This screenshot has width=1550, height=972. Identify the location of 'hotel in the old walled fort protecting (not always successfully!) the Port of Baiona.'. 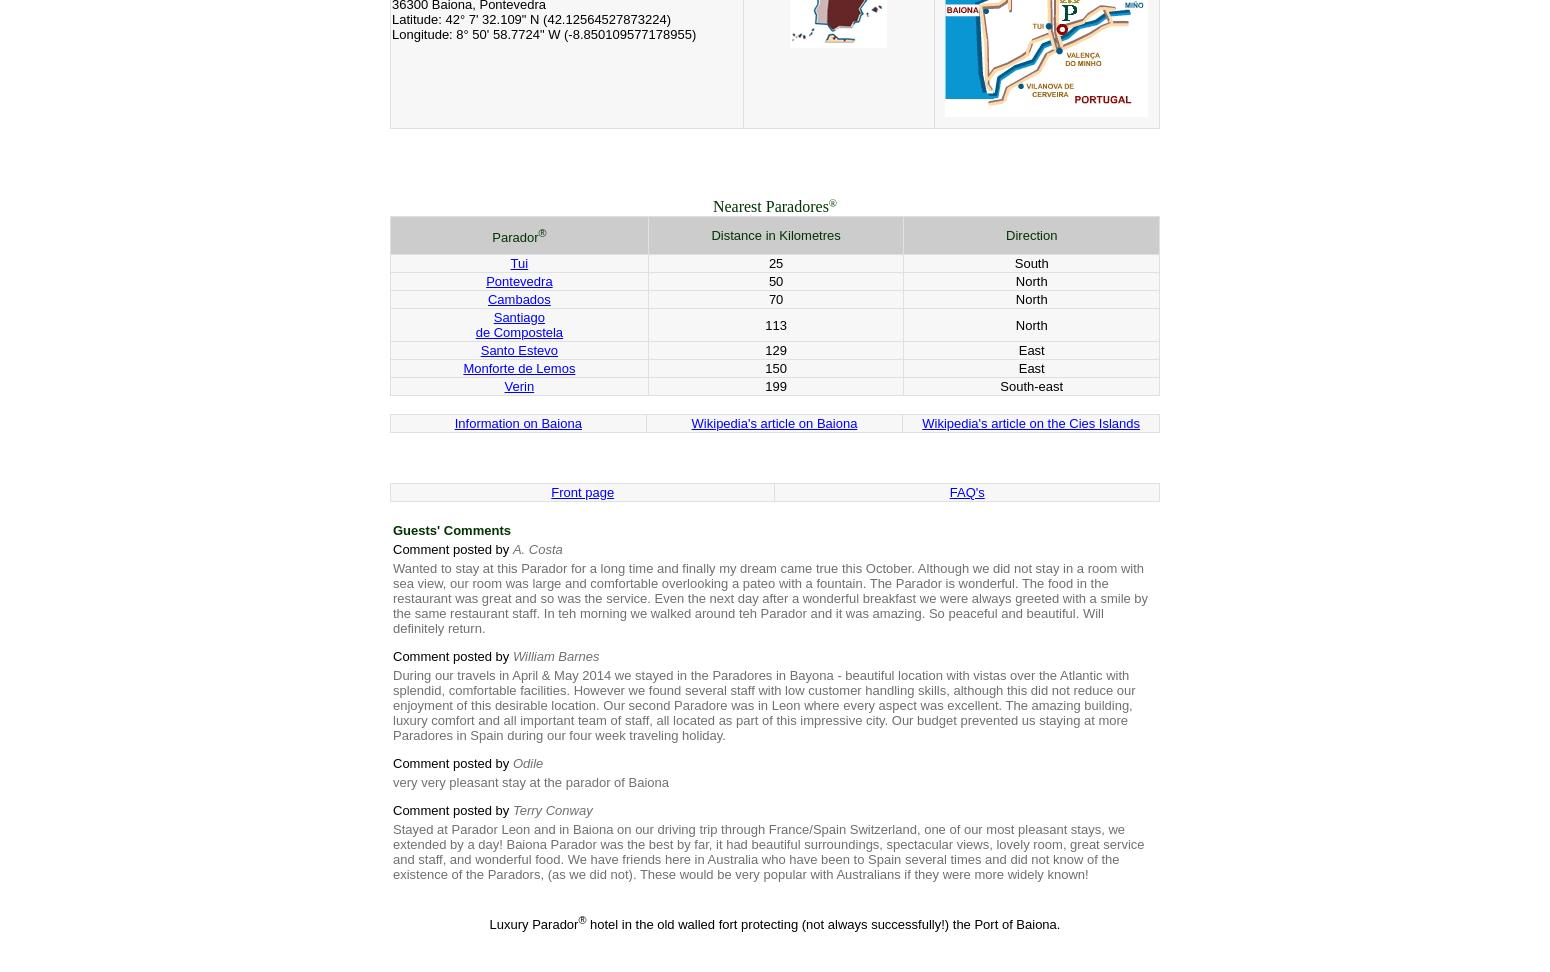
(822, 923).